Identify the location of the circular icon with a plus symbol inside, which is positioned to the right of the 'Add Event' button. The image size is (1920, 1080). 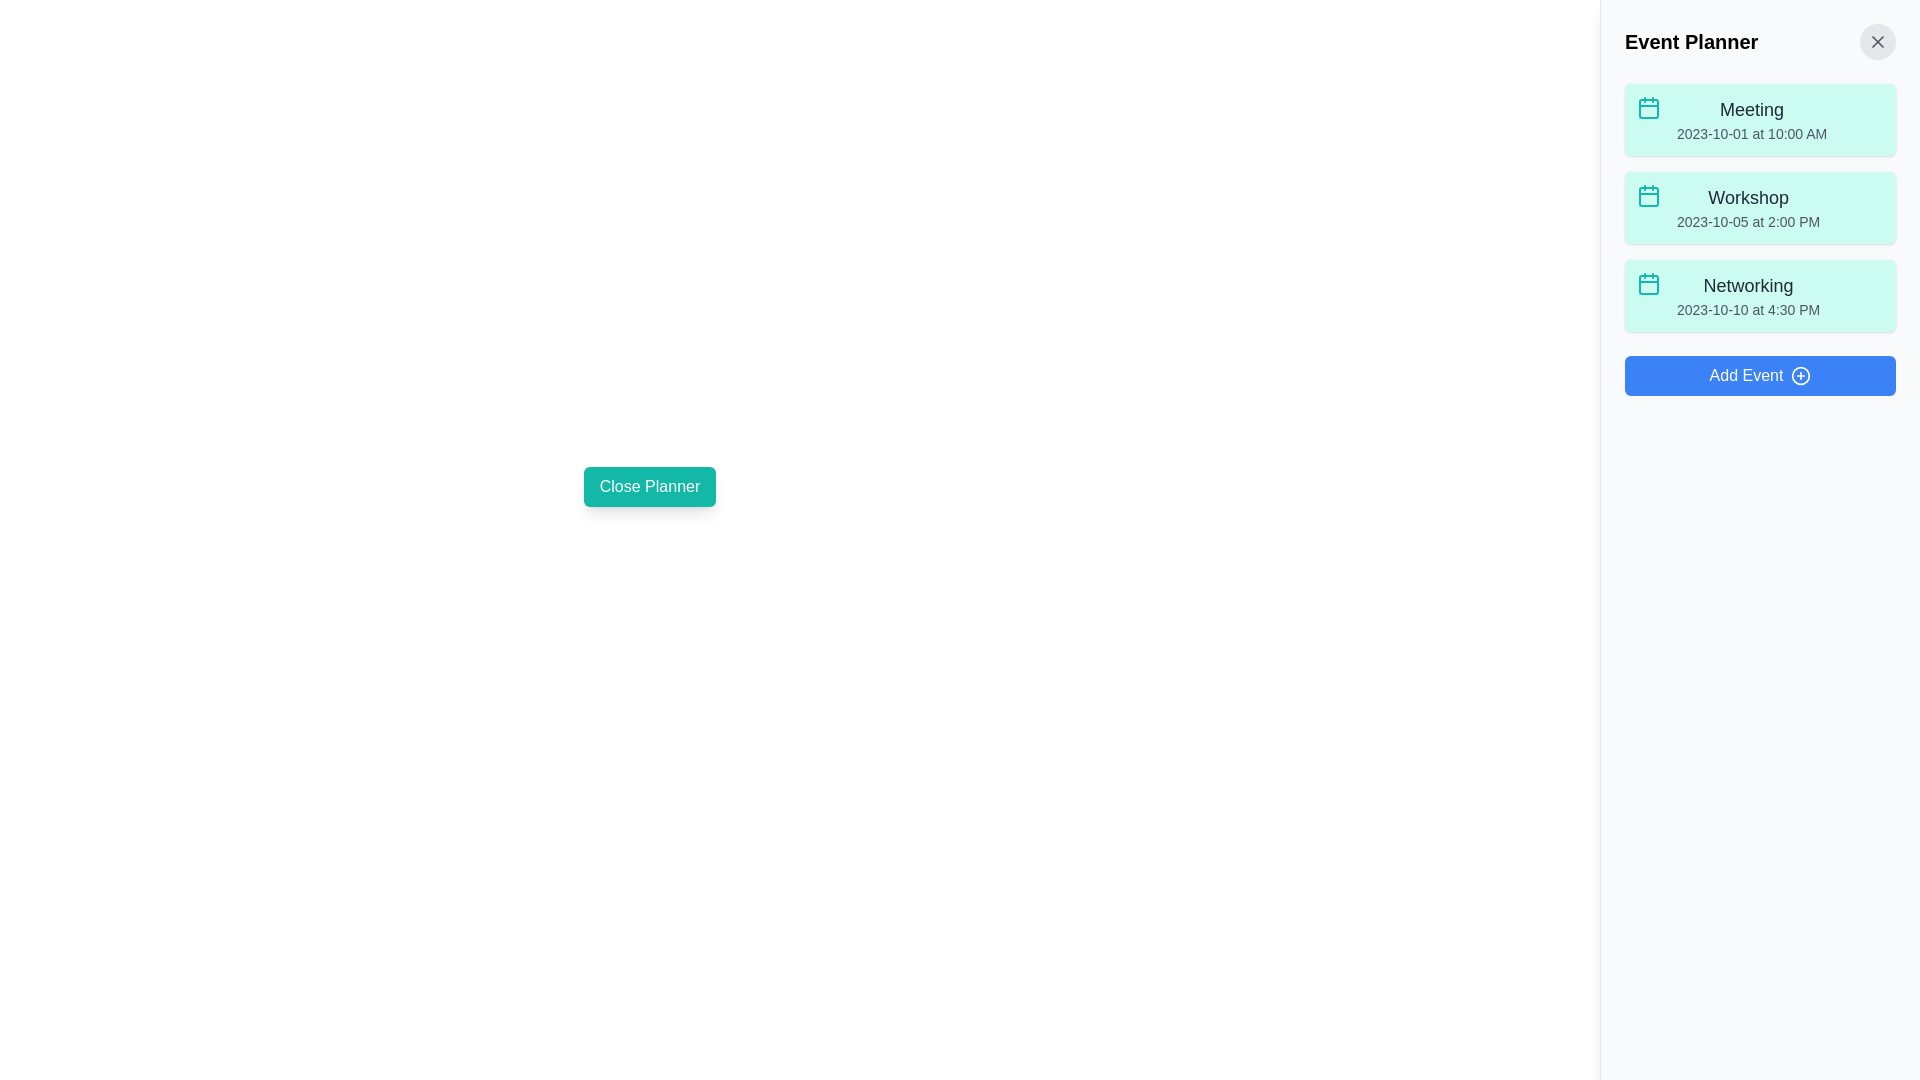
(1801, 375).